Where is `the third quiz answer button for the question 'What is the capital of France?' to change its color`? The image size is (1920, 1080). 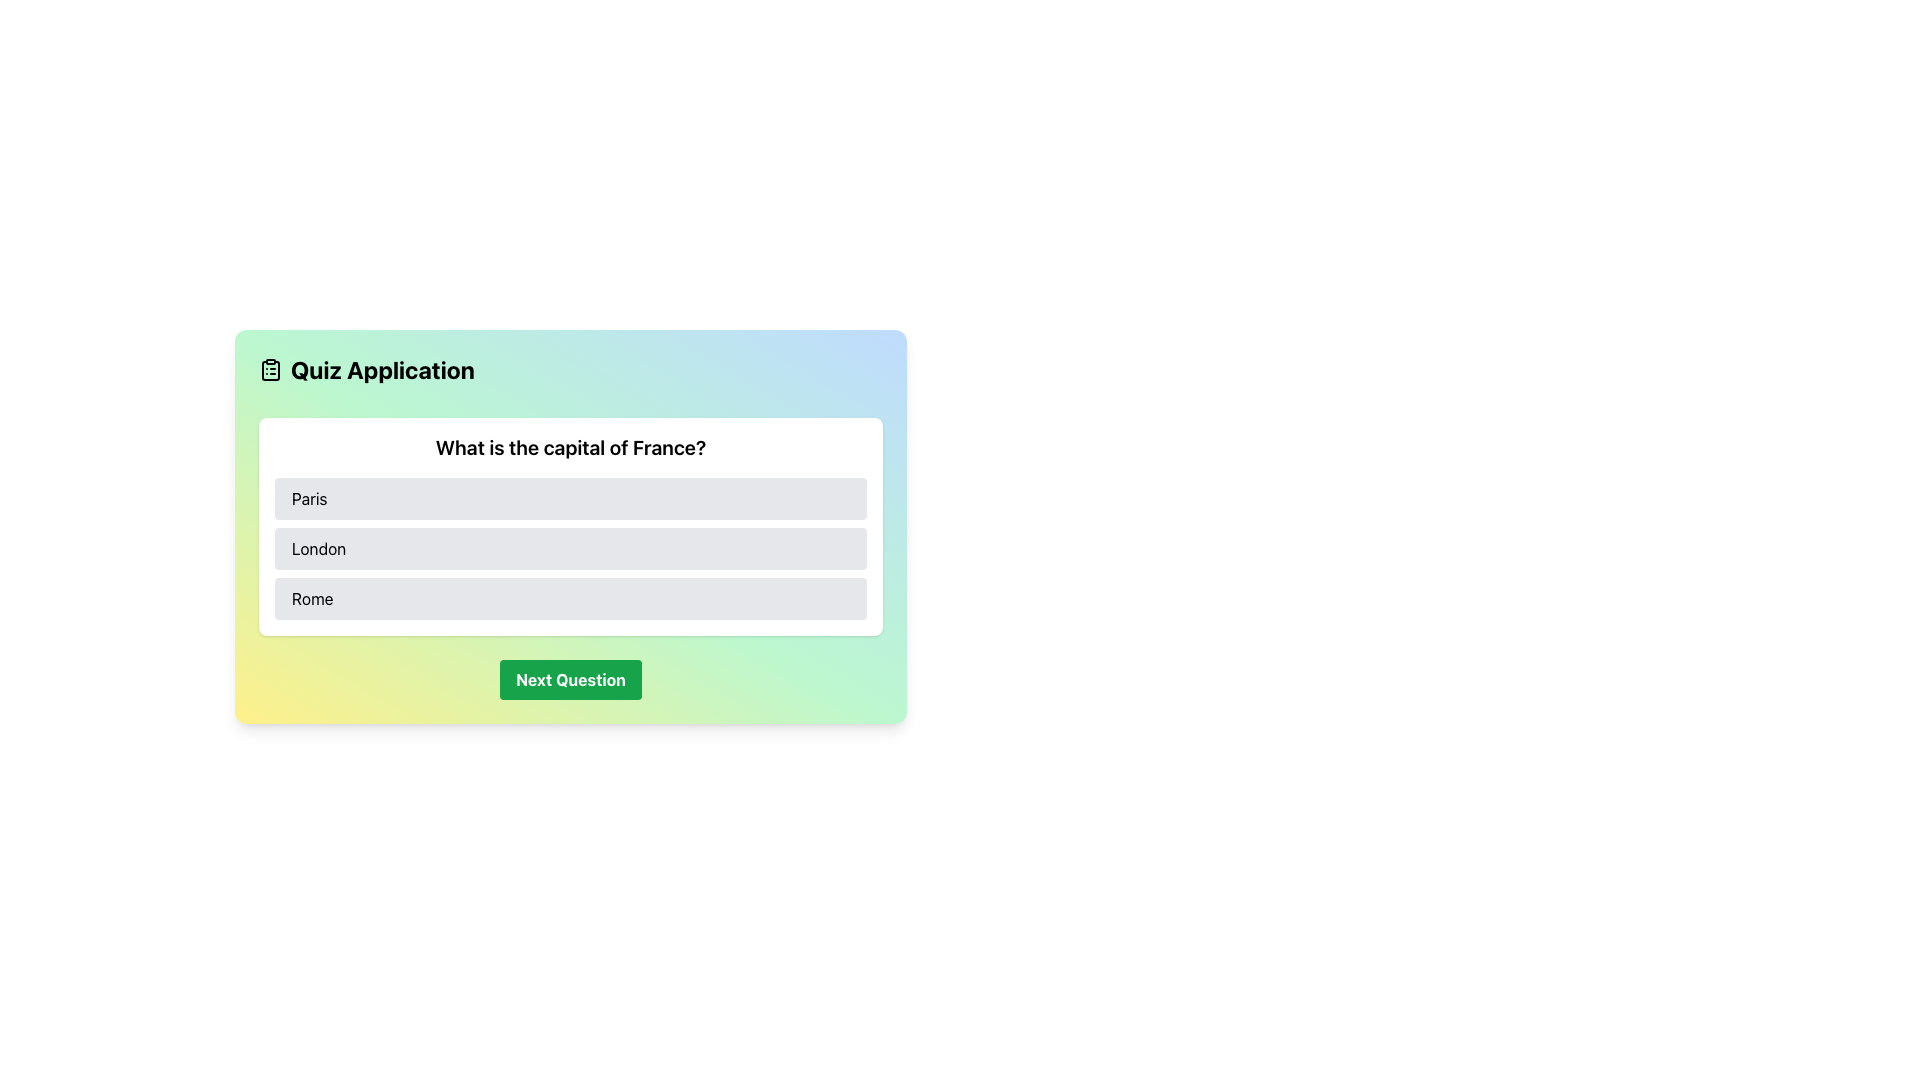
the third quiz answer button for the question 'What is the capital of France?' to change its color is located at coordinates (570, 597).